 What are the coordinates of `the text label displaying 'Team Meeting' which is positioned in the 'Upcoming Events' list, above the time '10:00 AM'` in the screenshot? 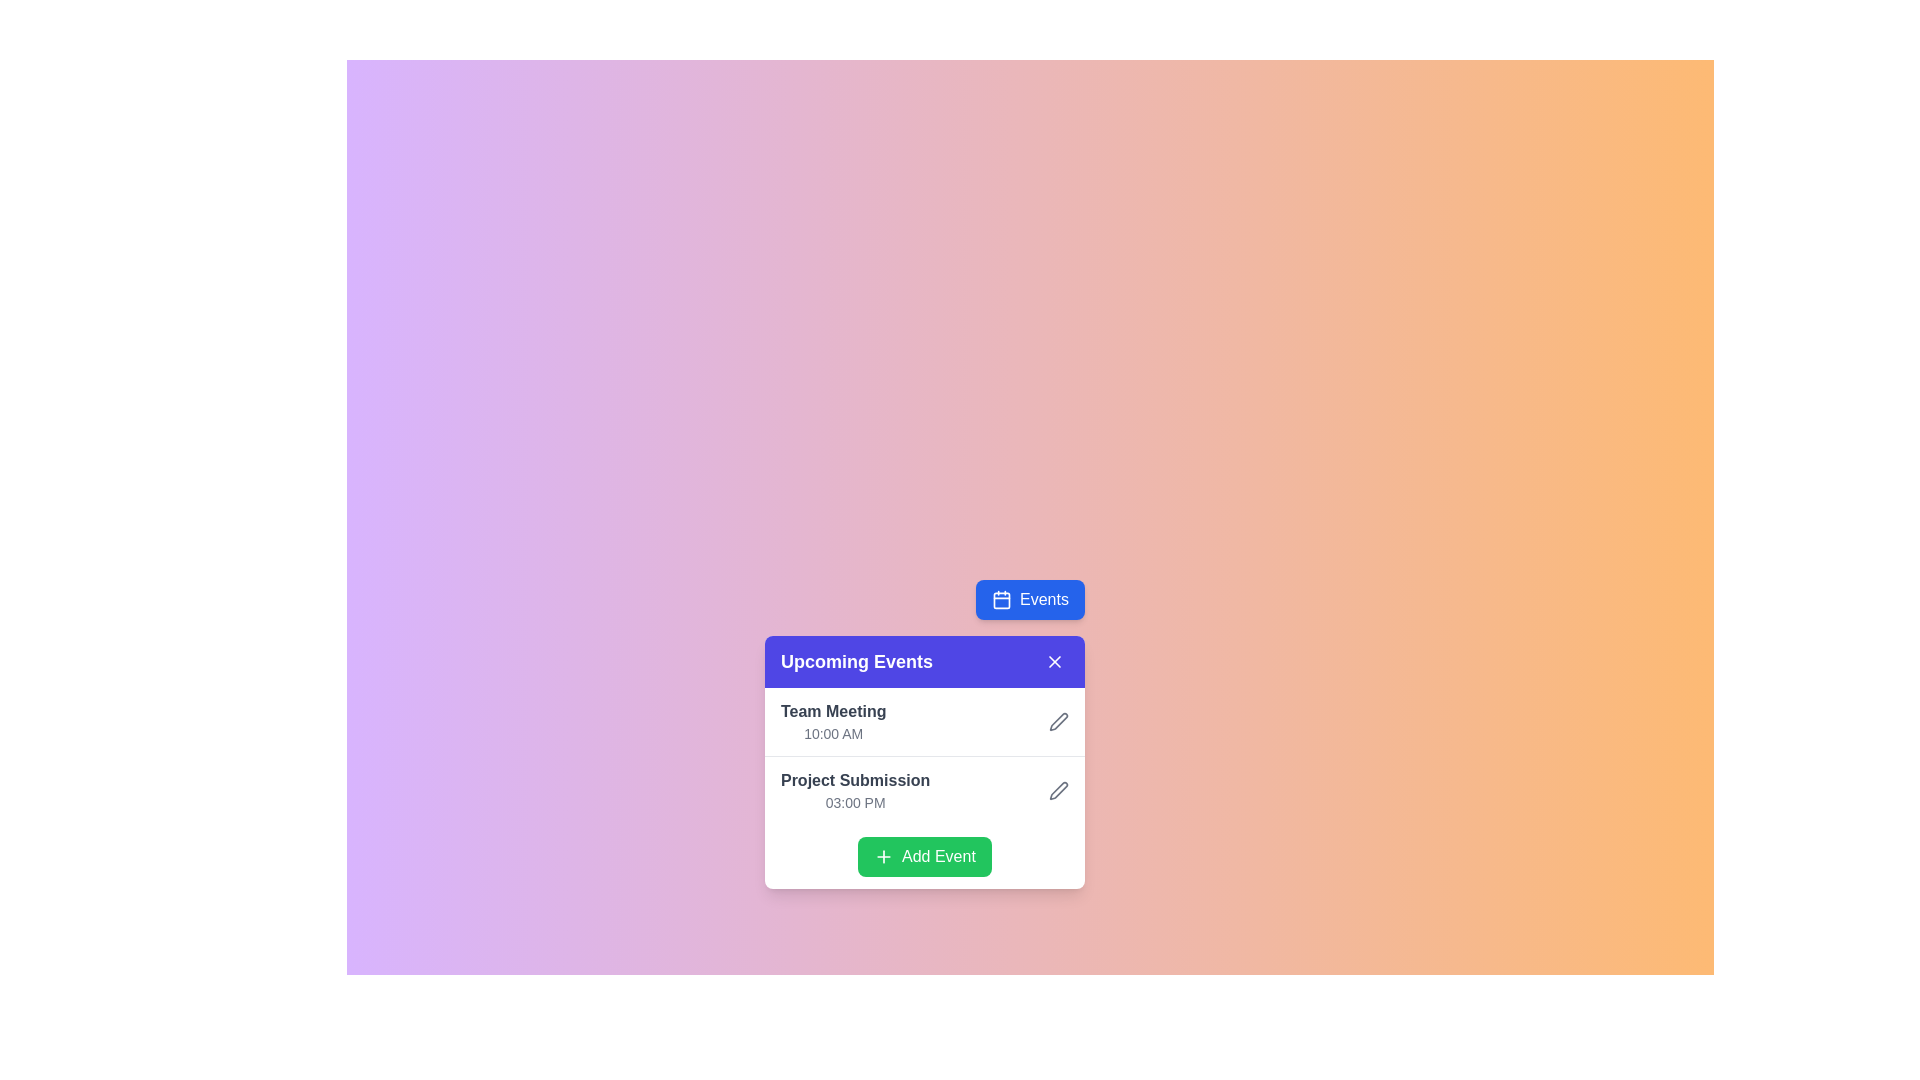 It's located at (833, 711).